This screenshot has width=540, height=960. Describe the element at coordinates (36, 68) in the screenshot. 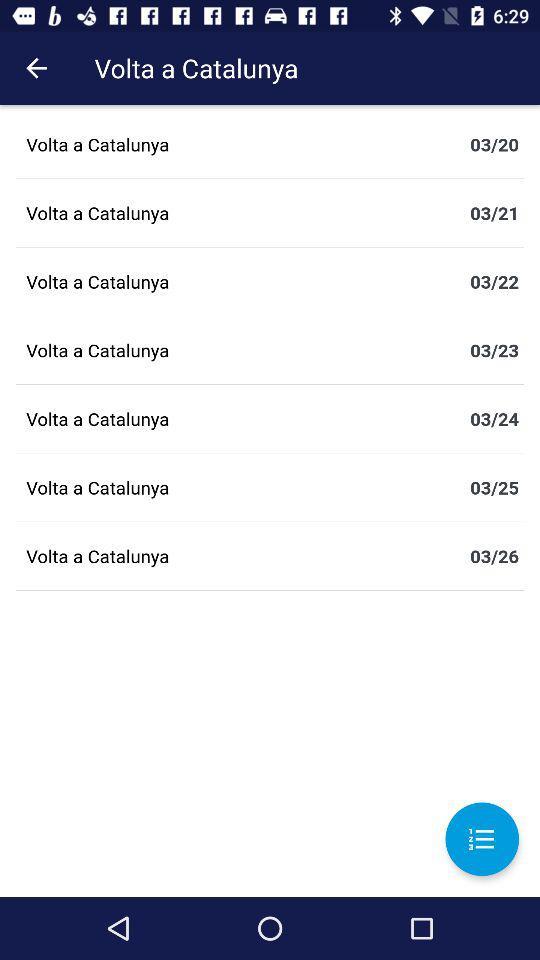

I see `icon to the left of volta a catalunya item` at that location.